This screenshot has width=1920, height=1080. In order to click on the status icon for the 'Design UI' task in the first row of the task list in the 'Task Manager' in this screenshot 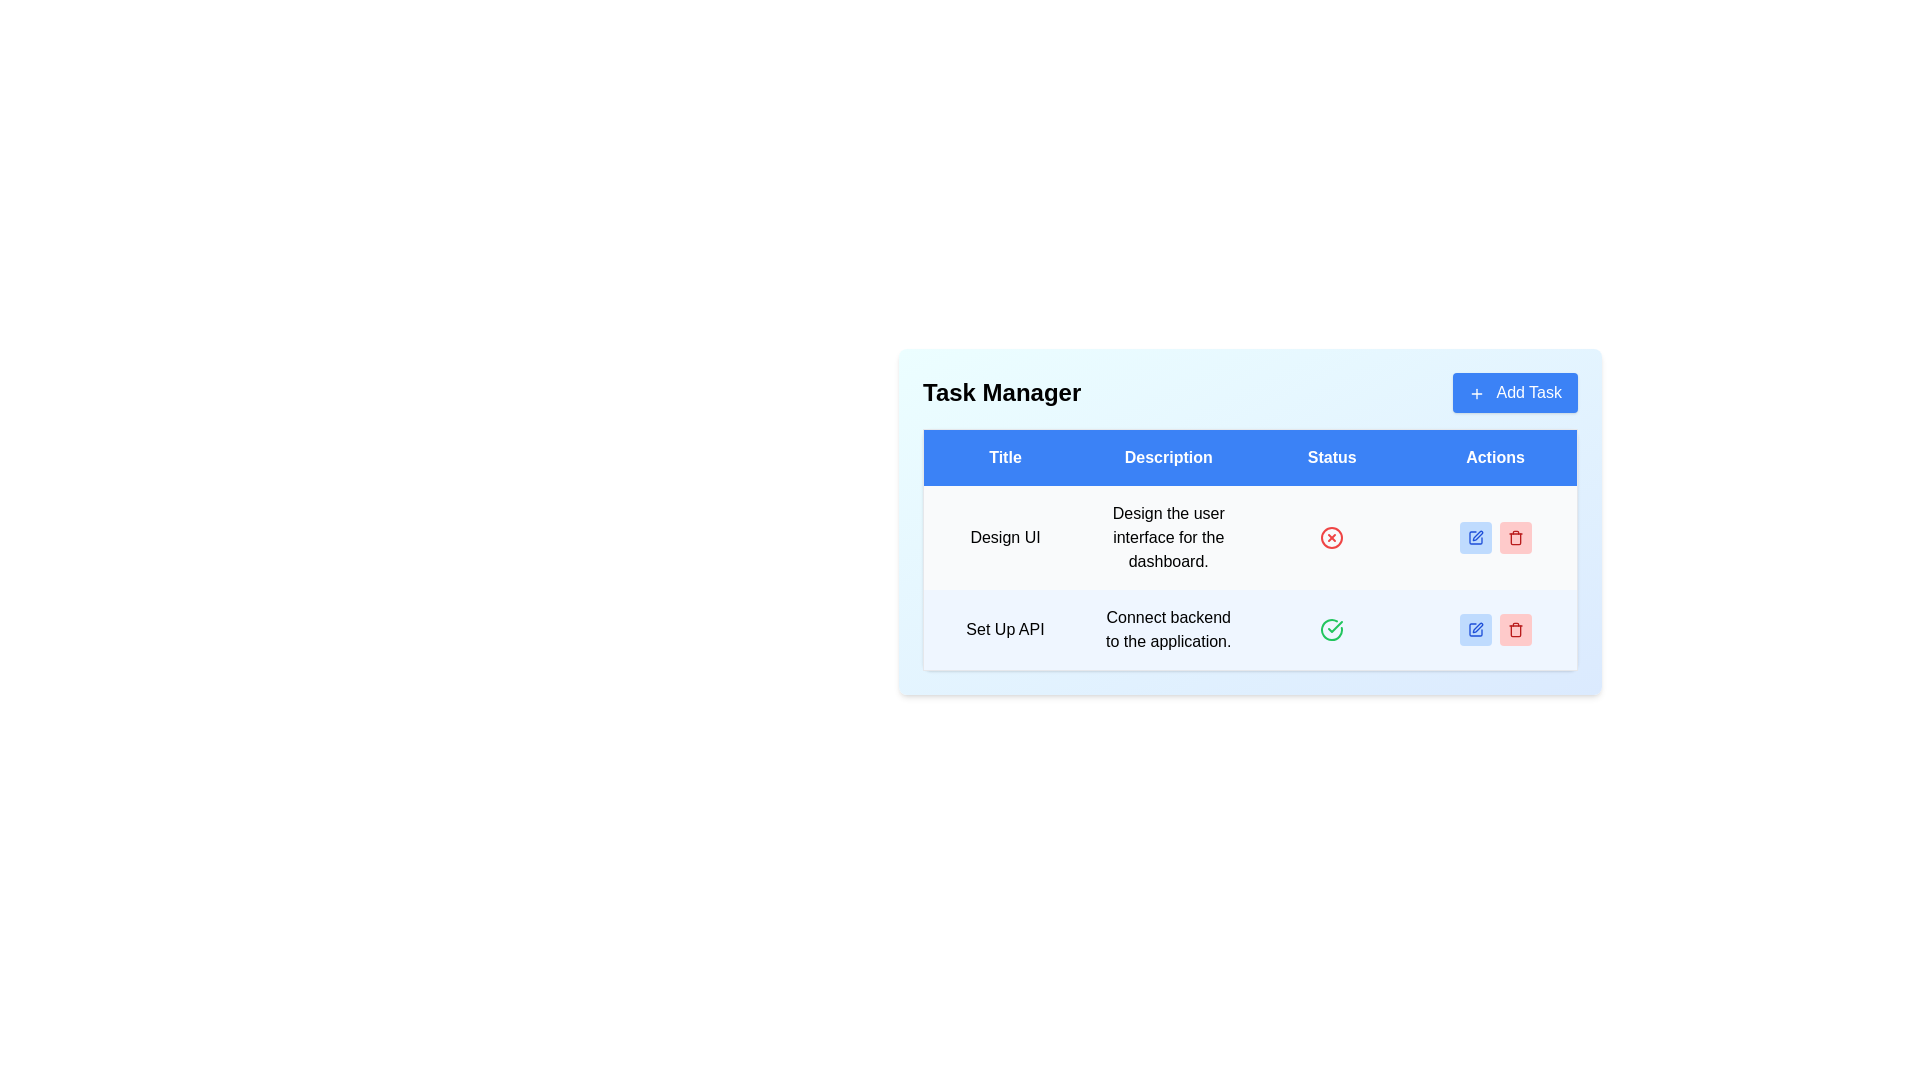, I will do `click(1332, 537)`.